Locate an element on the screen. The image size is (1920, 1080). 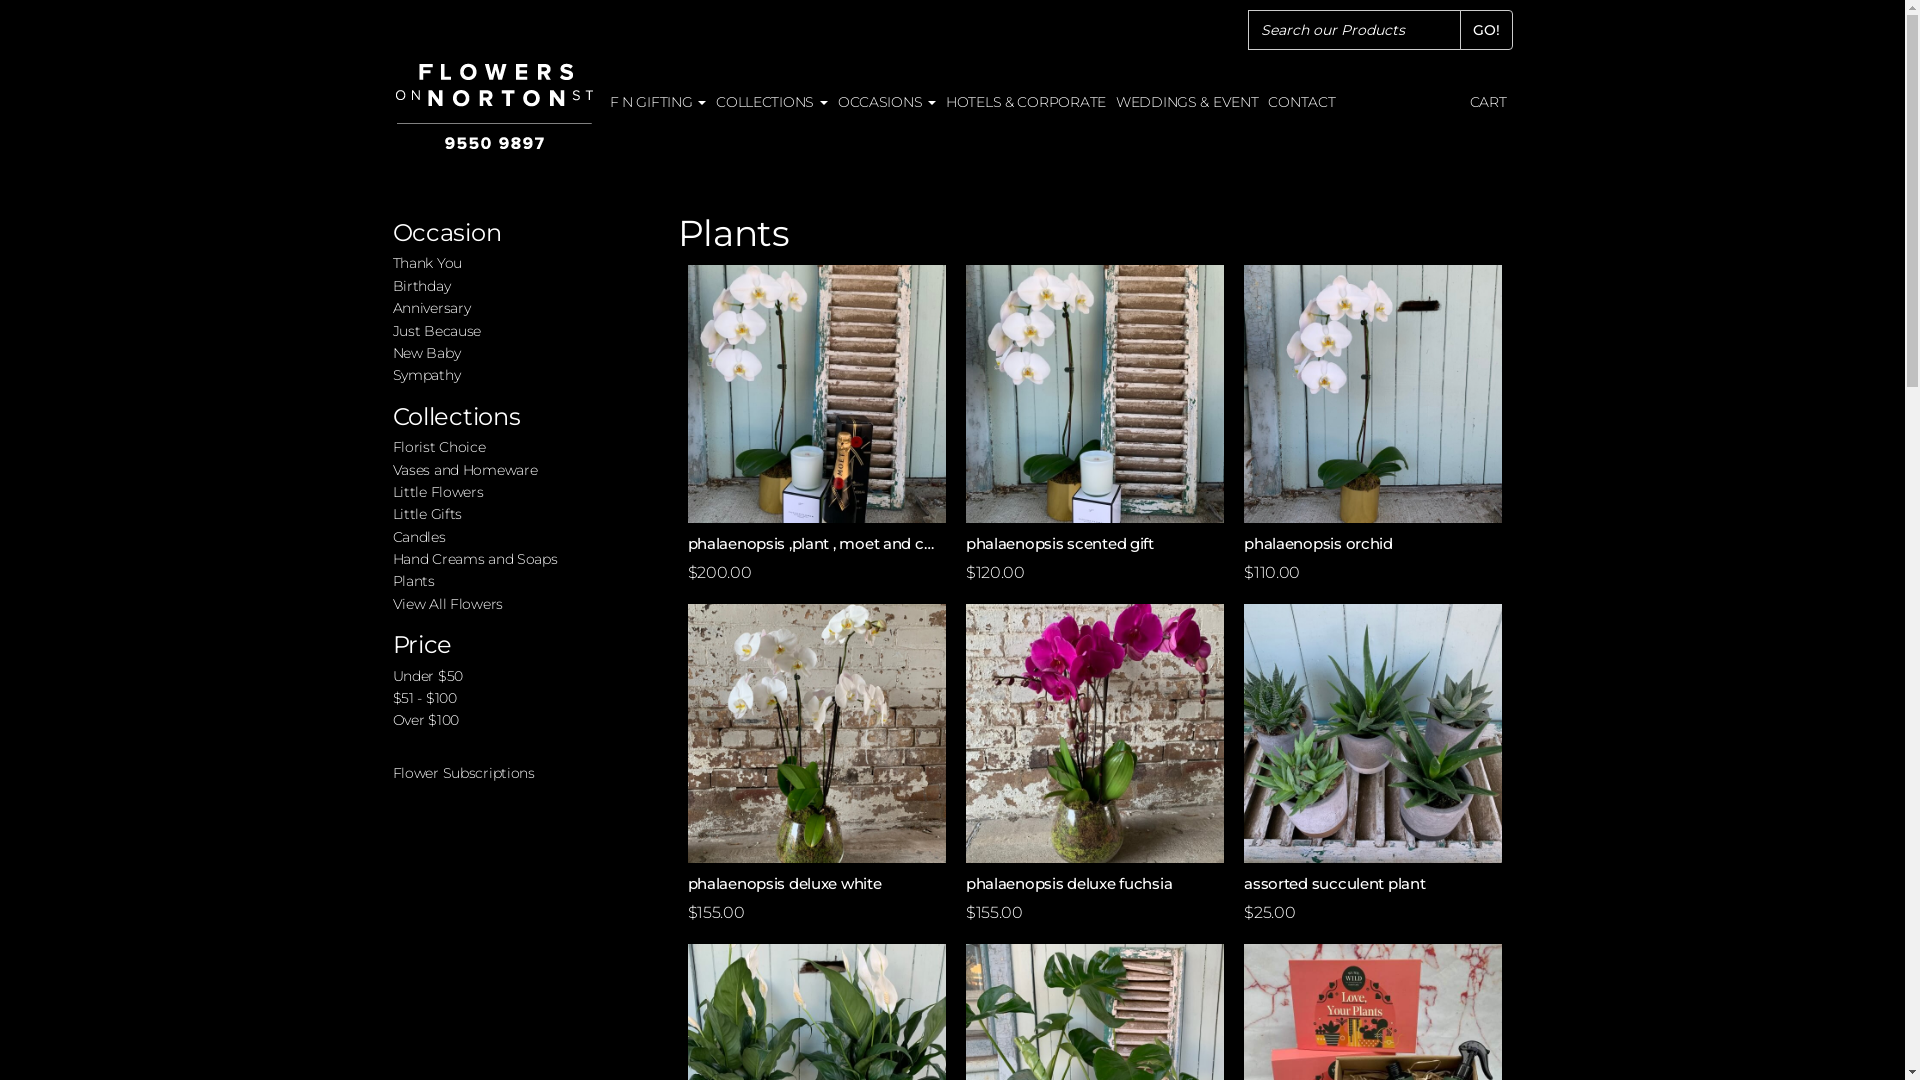
'Little Flowers' is located at coordinates (436, 492).